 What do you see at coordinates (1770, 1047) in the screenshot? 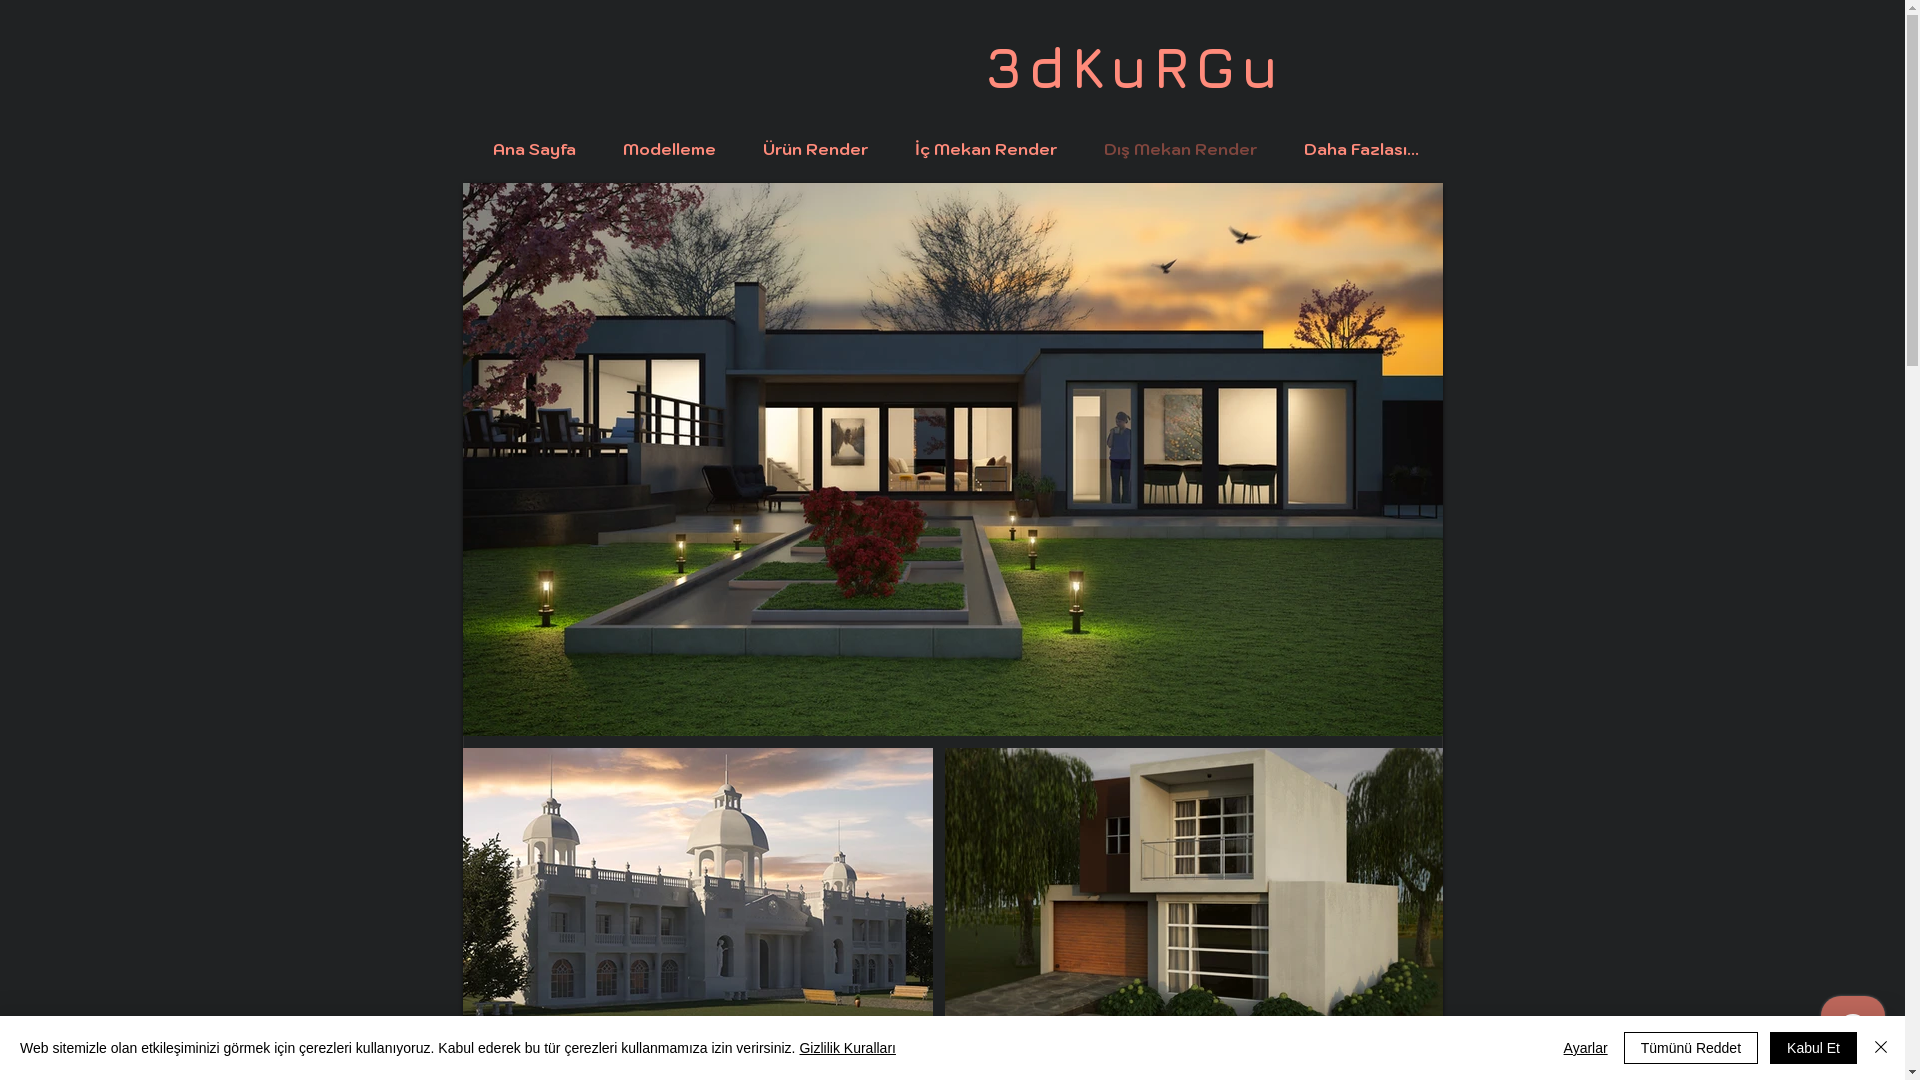
I see `'Kabul Et'` at bounding box center [1770, 1047].